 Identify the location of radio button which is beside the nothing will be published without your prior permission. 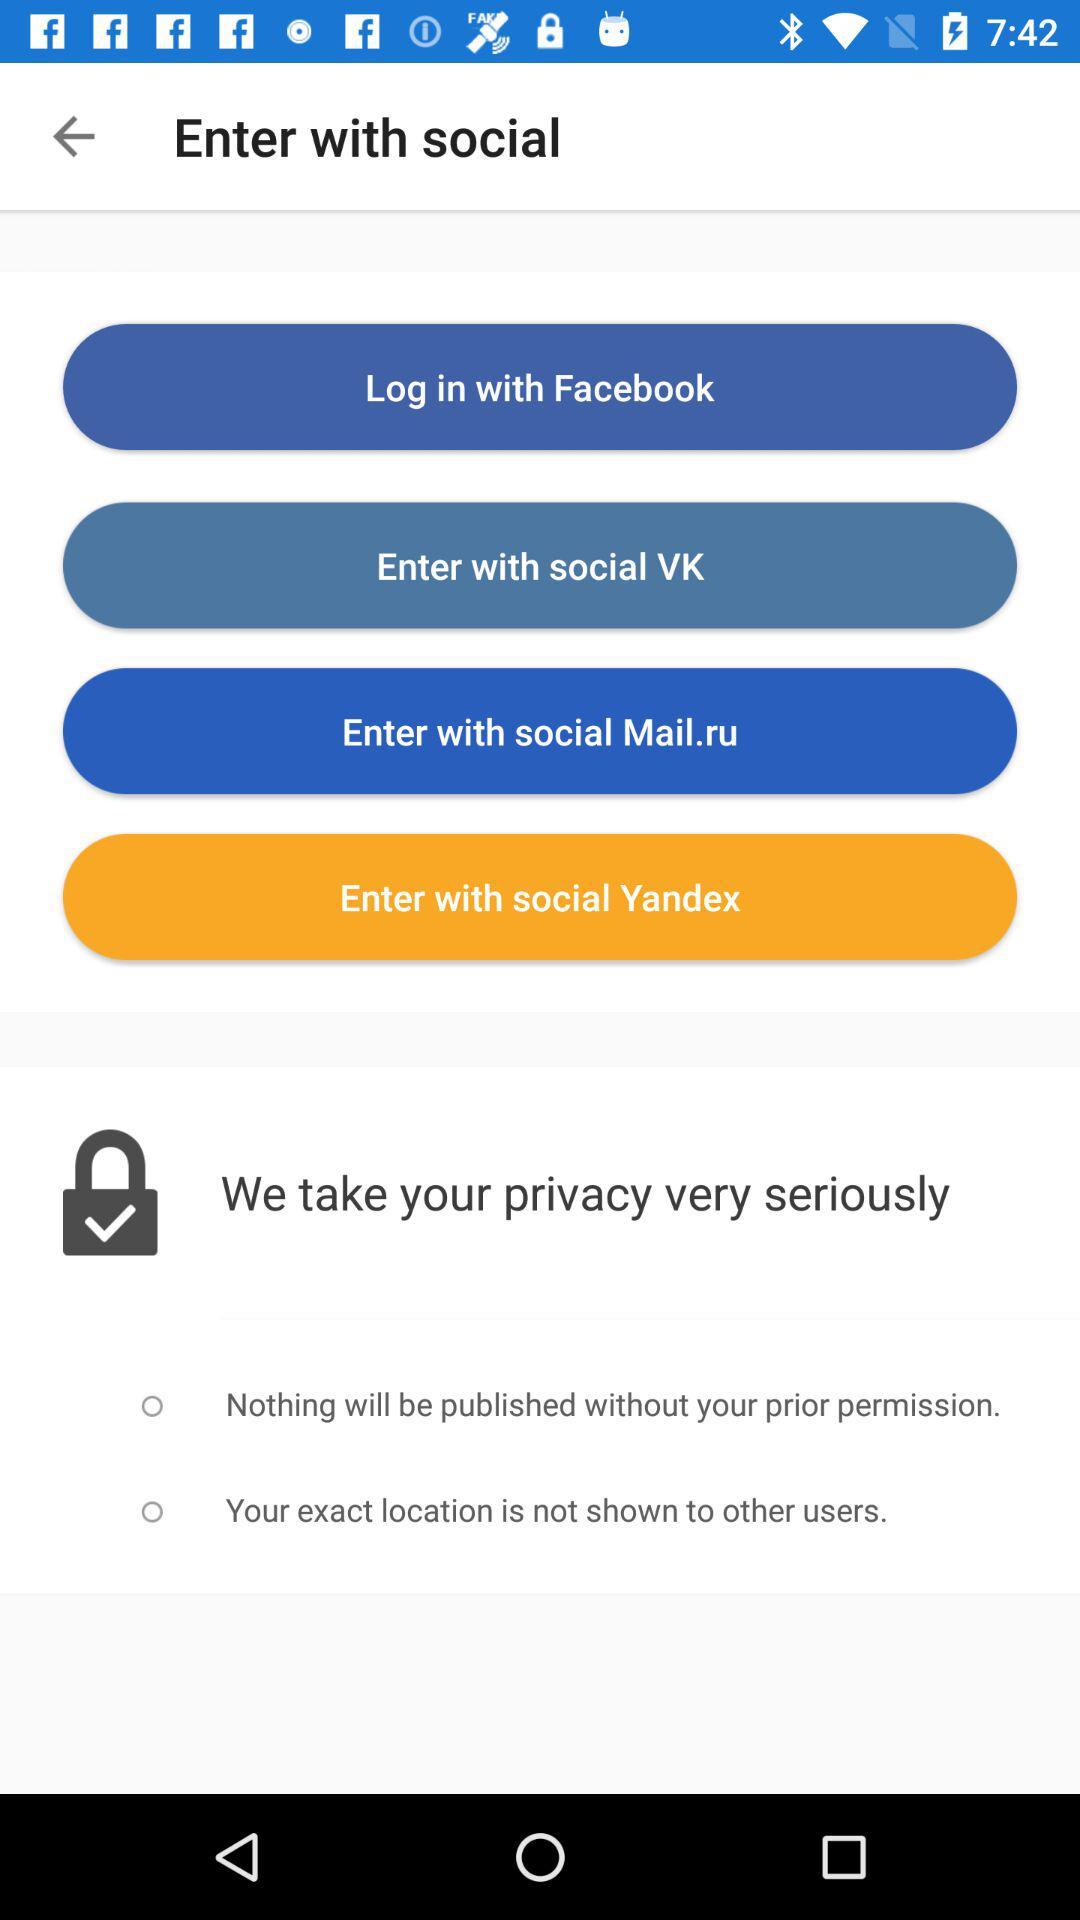
(151, 1405).